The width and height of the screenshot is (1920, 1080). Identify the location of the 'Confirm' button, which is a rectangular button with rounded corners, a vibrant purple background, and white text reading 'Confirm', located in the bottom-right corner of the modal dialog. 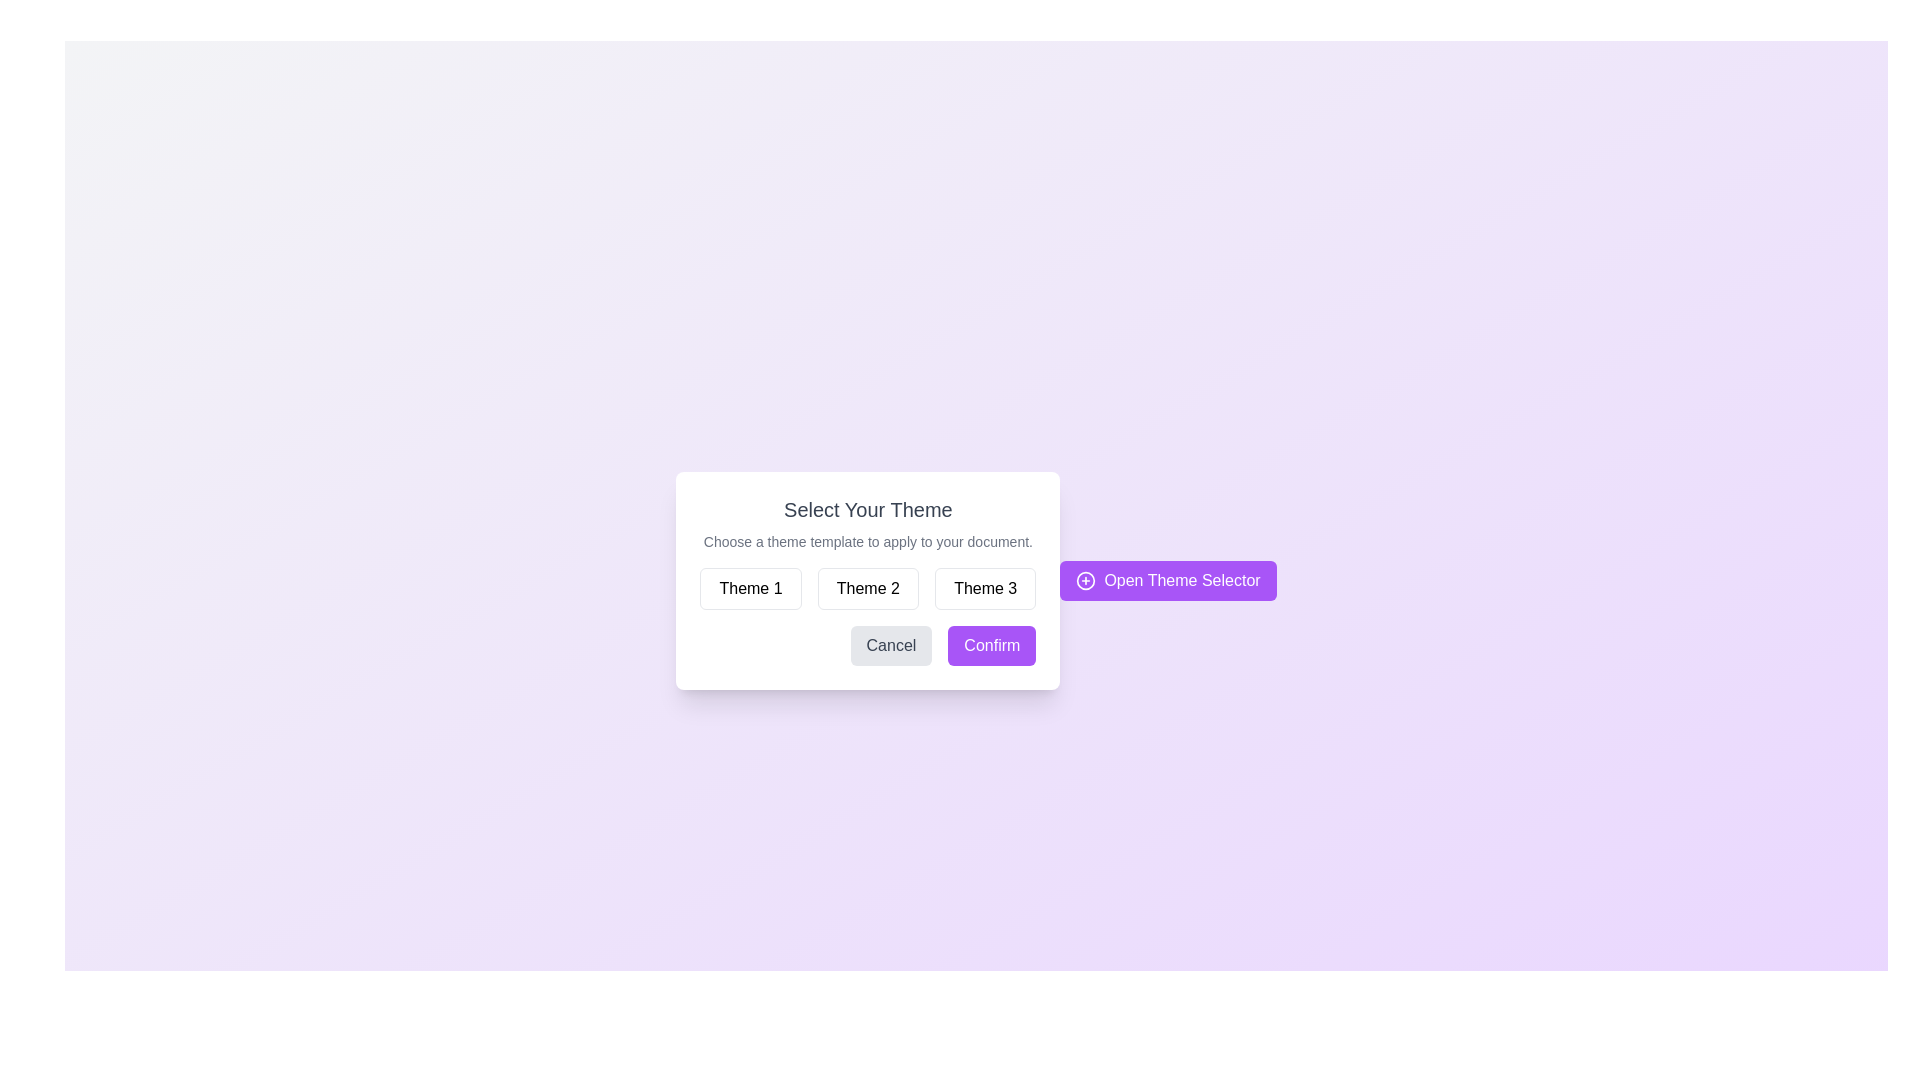
(992, 645).